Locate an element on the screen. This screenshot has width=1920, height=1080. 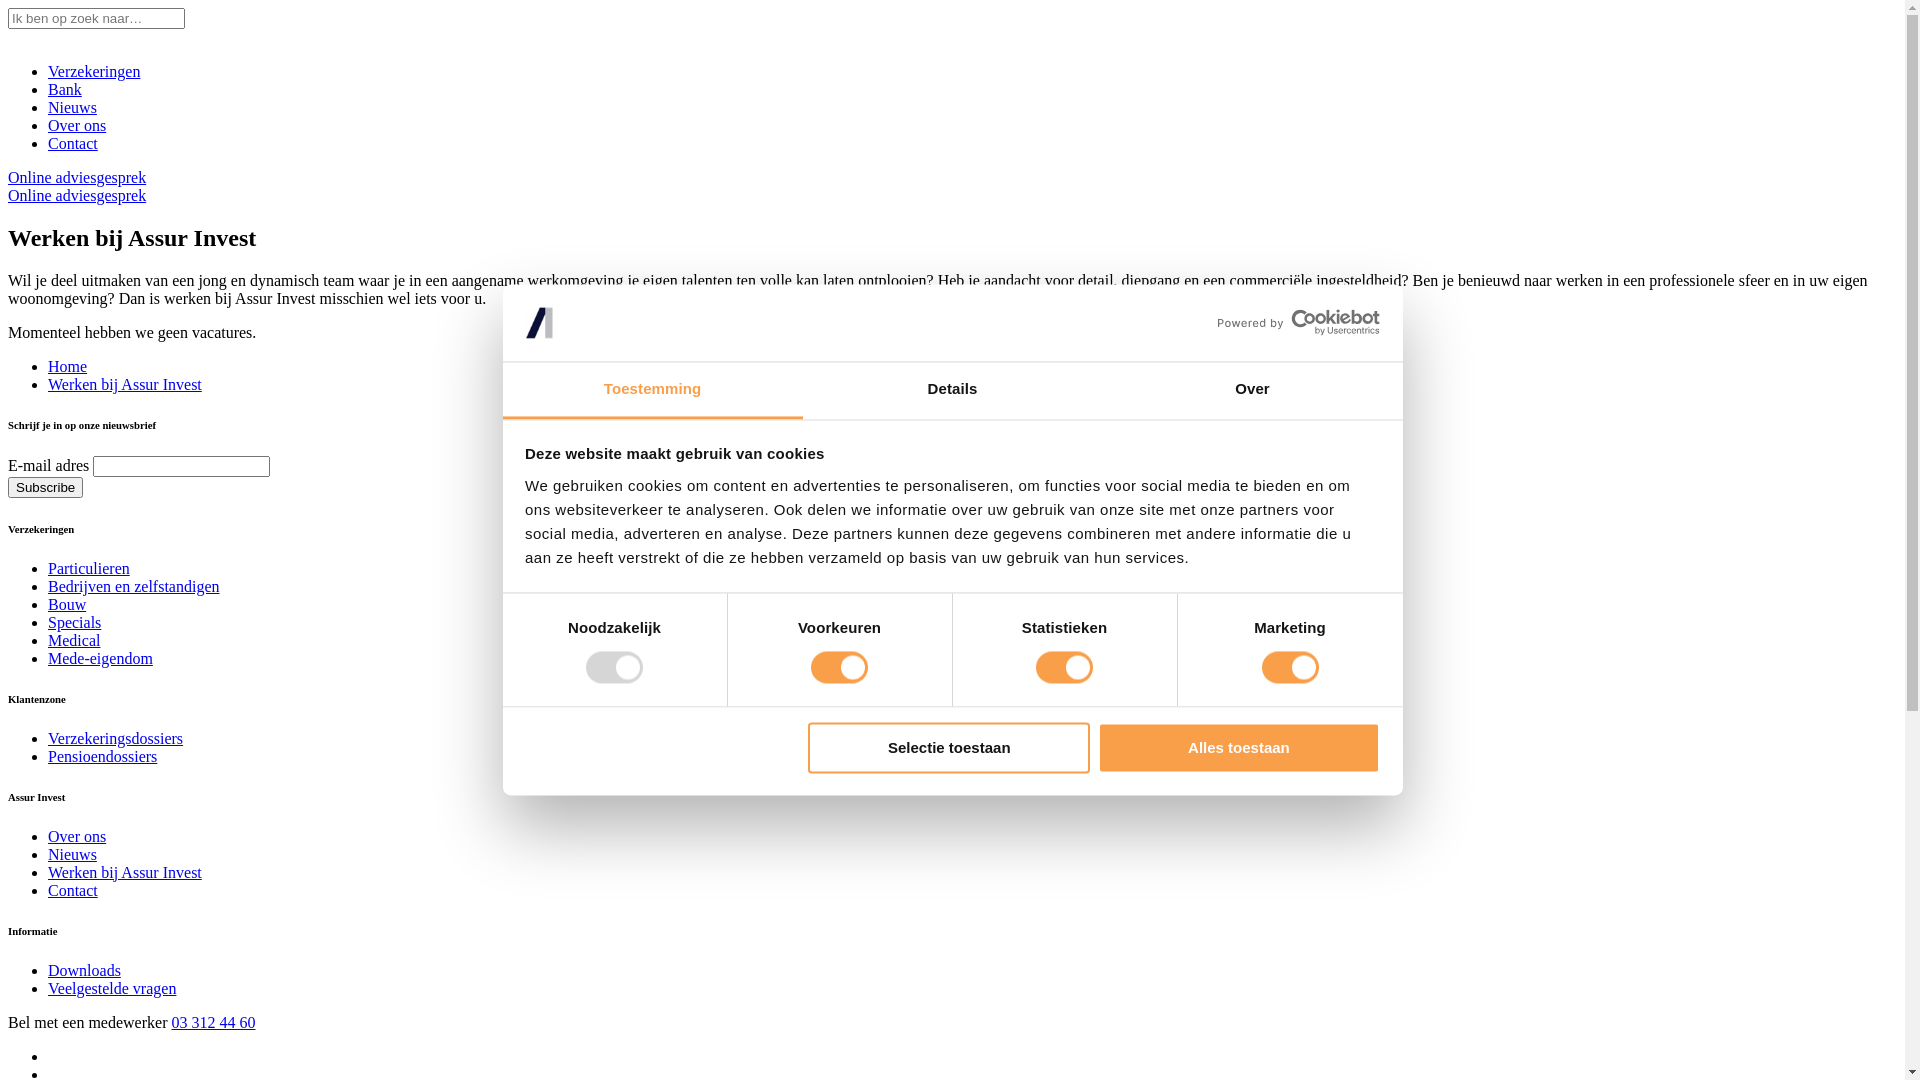
'Bouw' is located at coordinates (67, 603).